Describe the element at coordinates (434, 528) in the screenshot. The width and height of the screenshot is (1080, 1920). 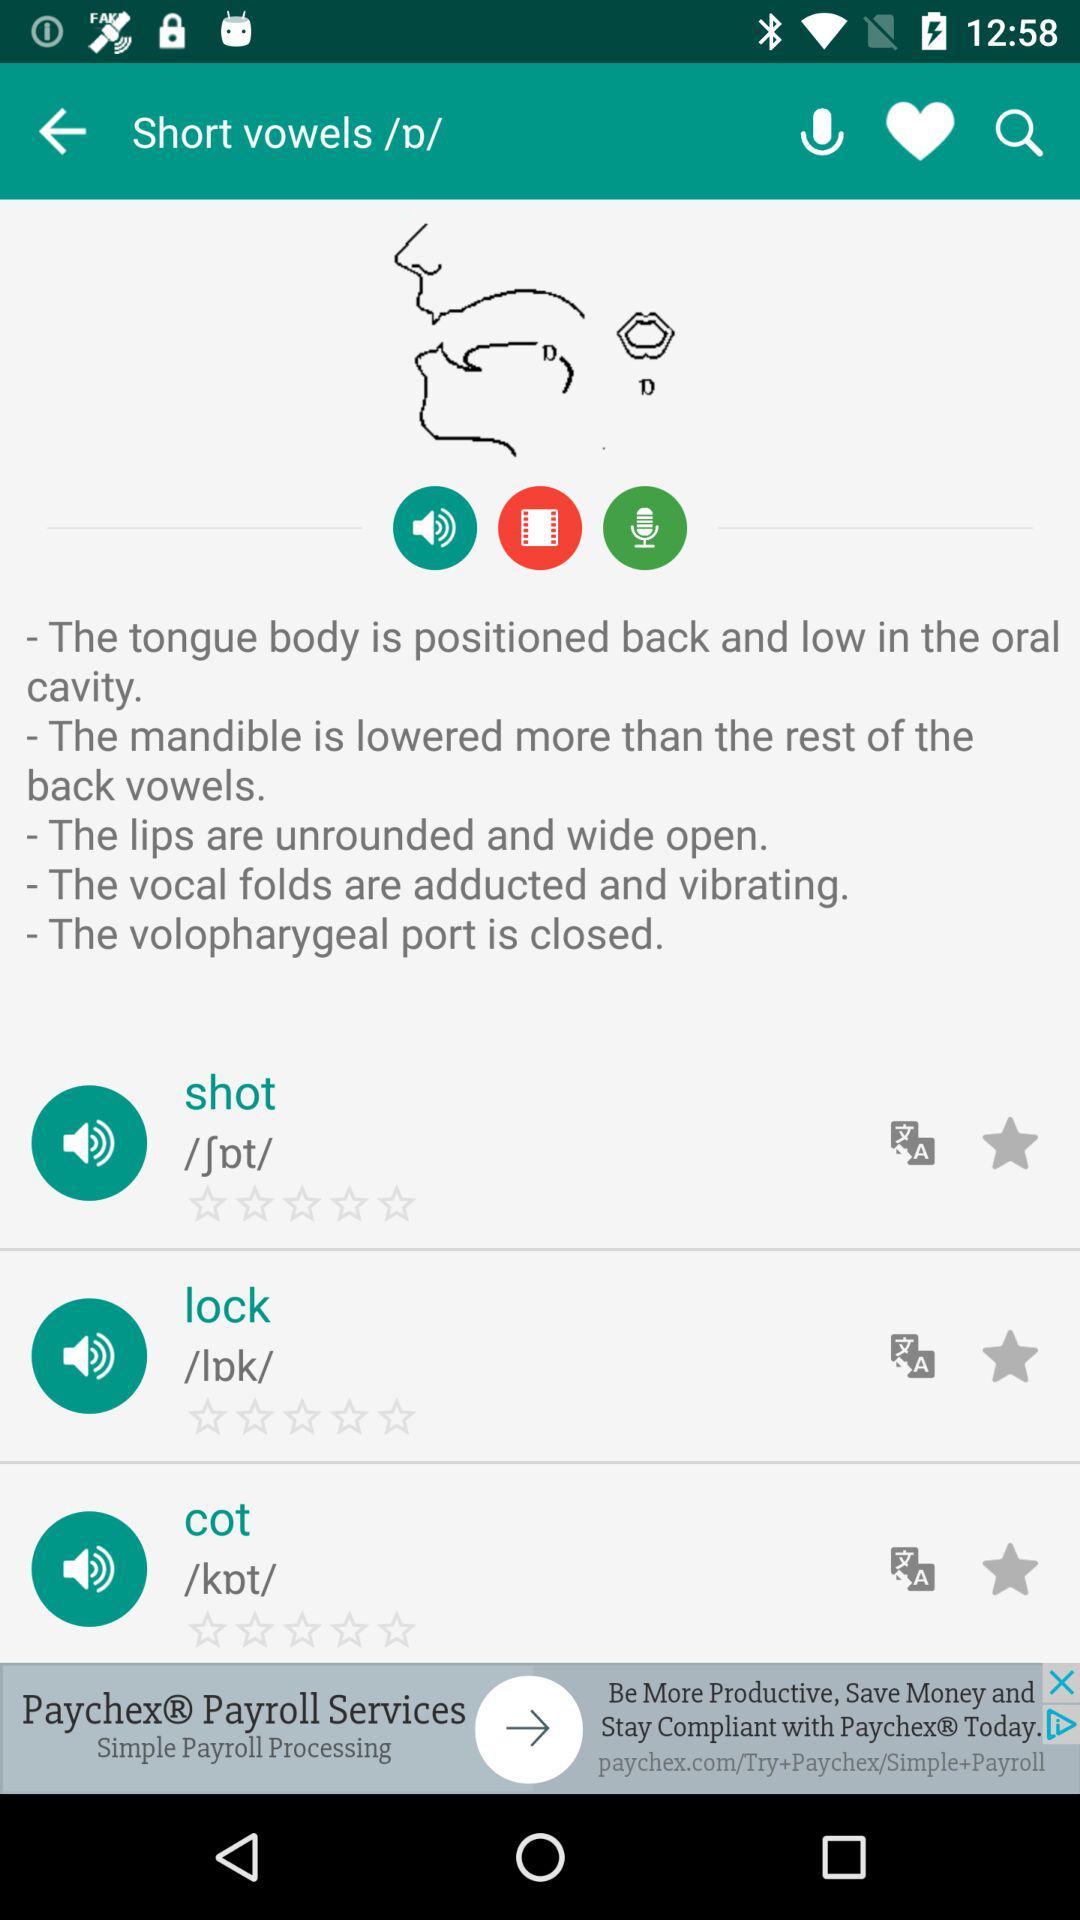
I see `the volume icon` at that location.